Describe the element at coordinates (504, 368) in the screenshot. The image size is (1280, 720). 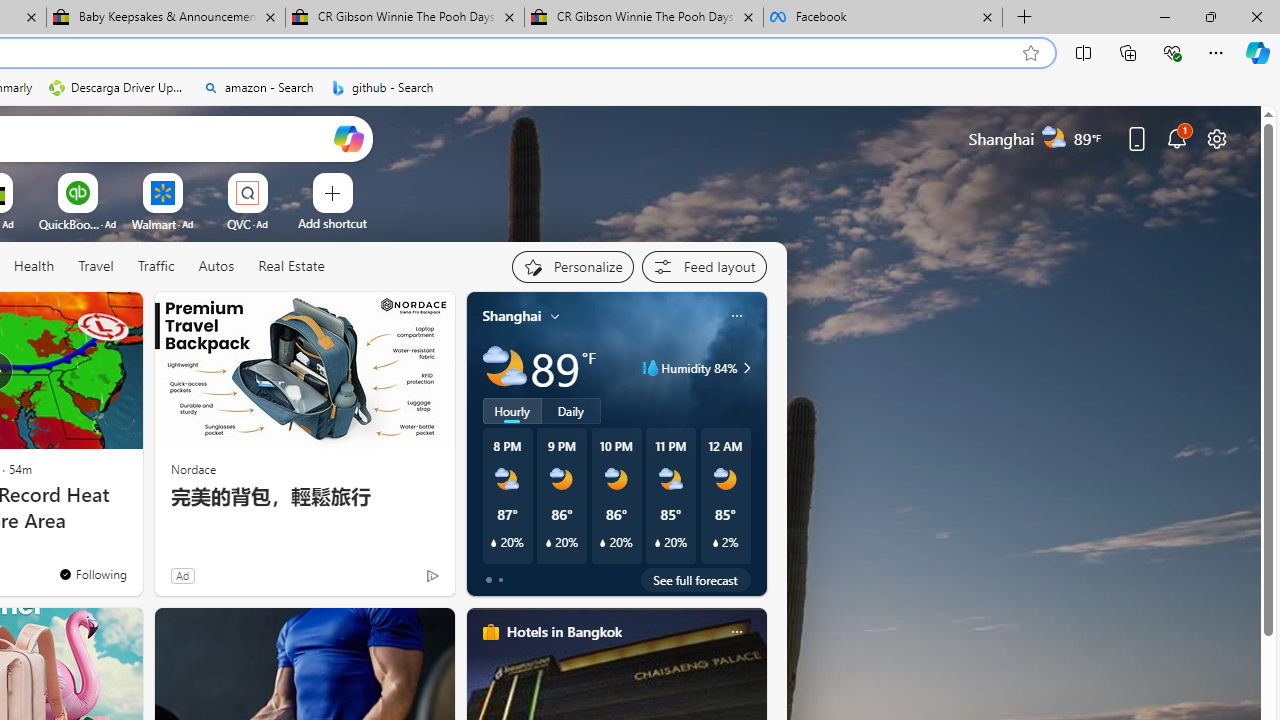
I see `'Partly cloudy'` at that location.